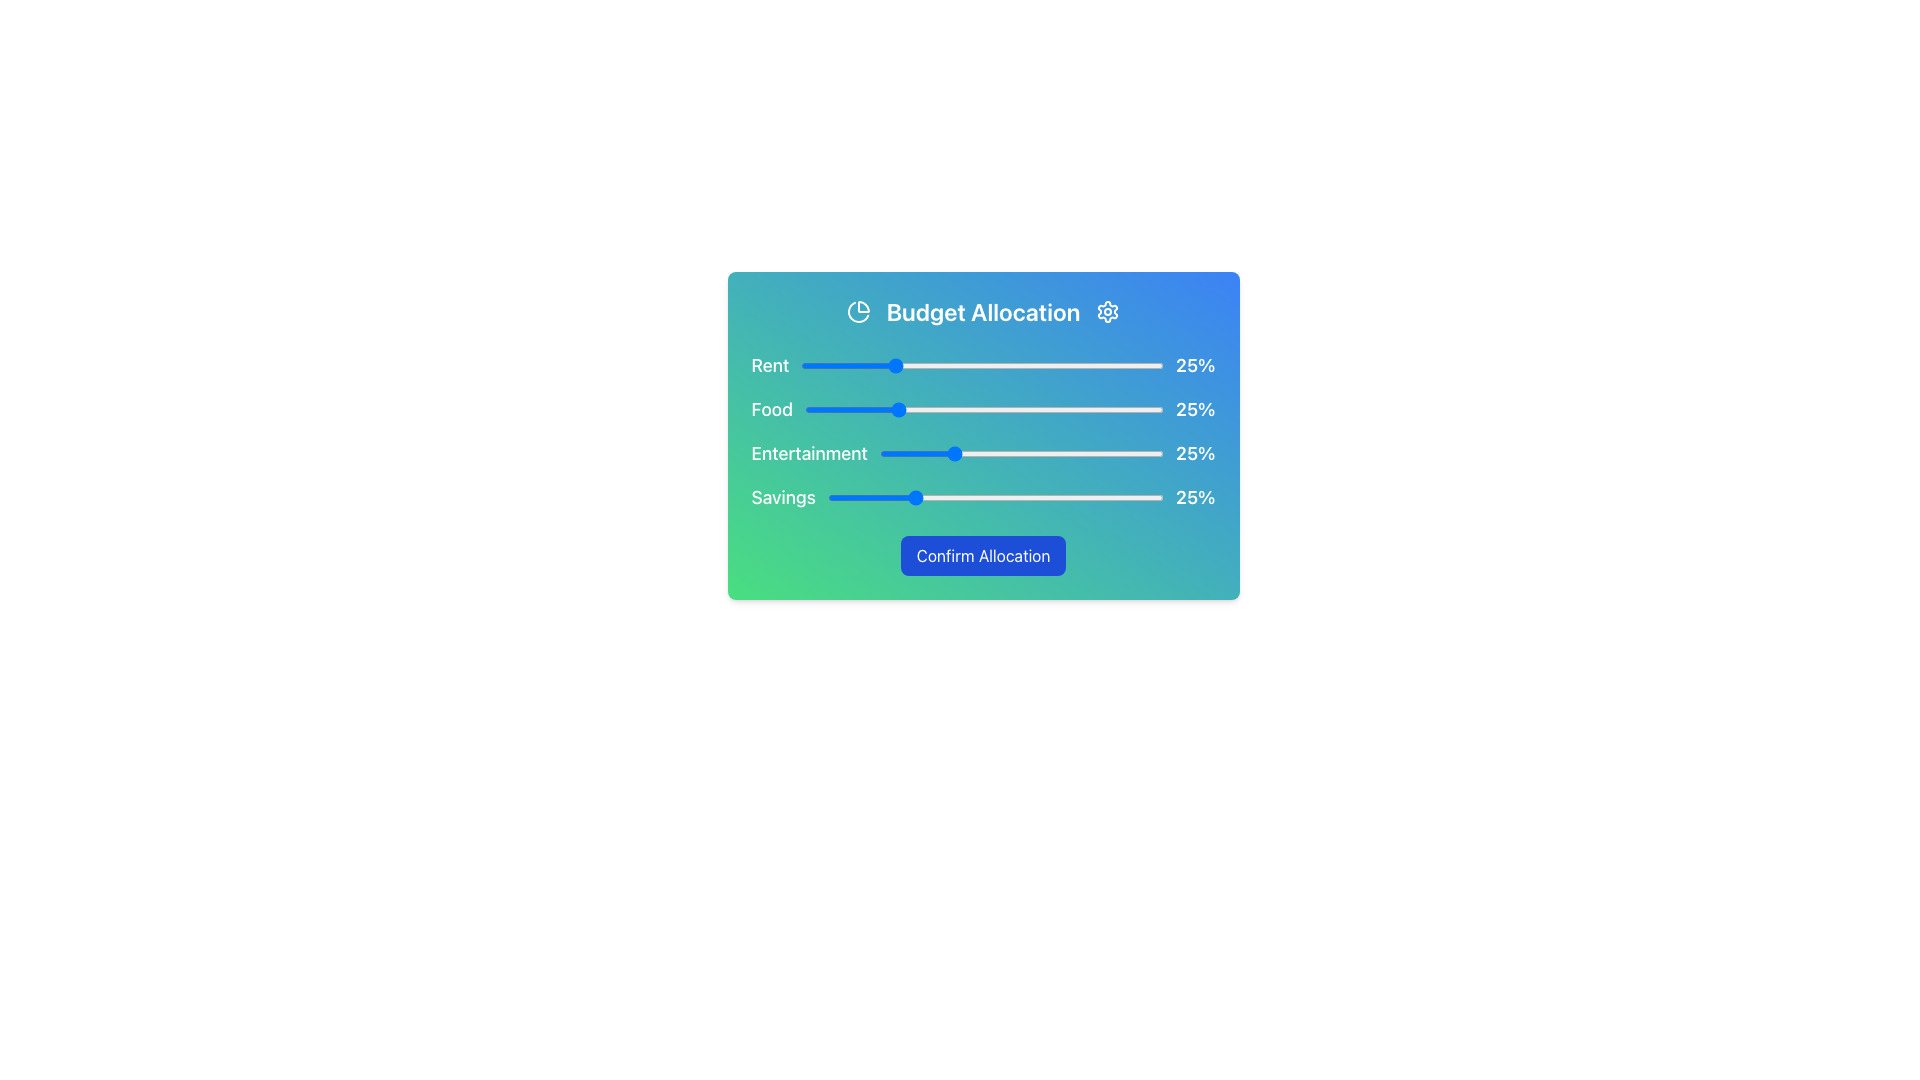  What do you see at coordinates (983, 312) in the screenshot?
I see `the bold text label displaying 'Budget Allocation' which is centered in the header area, flanked by a pie chart icon on the left and a gear icon on the right` at bounding box center [983, 312].